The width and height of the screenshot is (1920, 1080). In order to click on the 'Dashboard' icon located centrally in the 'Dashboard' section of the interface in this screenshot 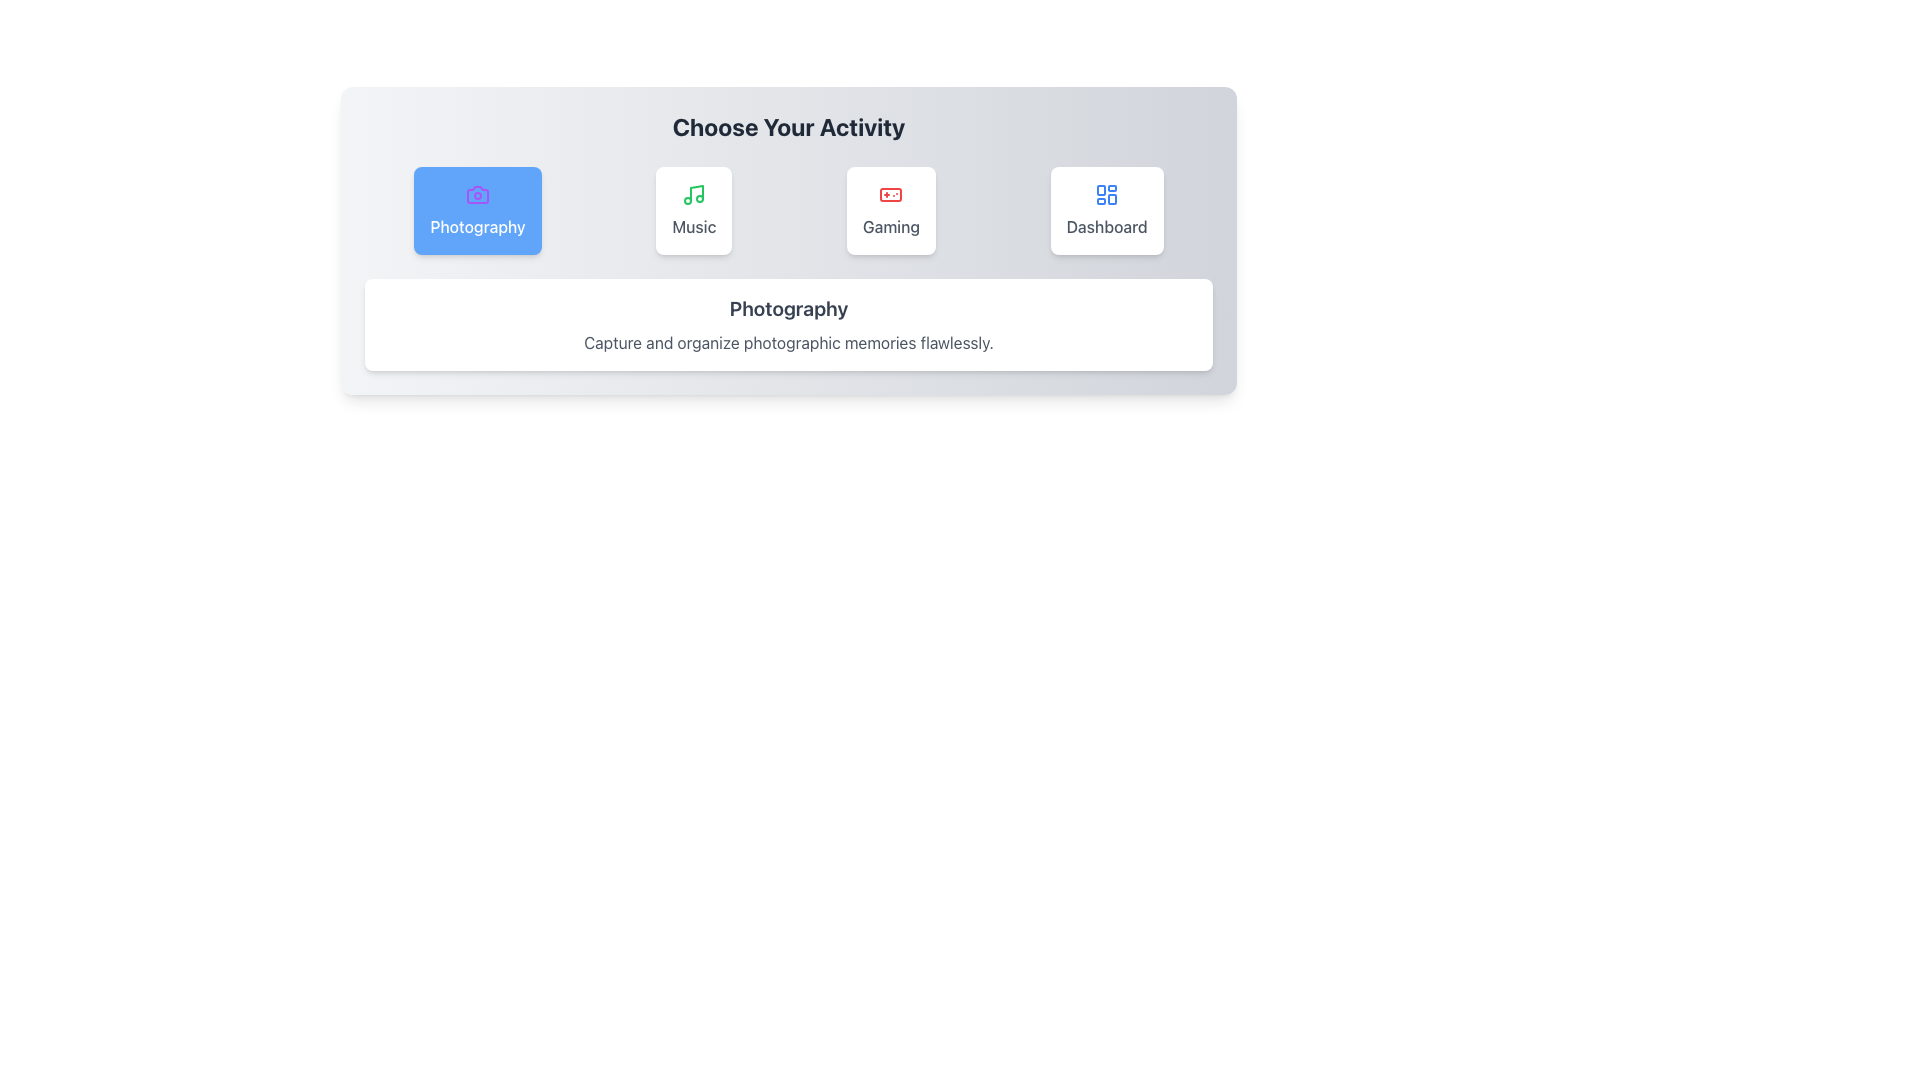, I will do `click(1106, 195)`.